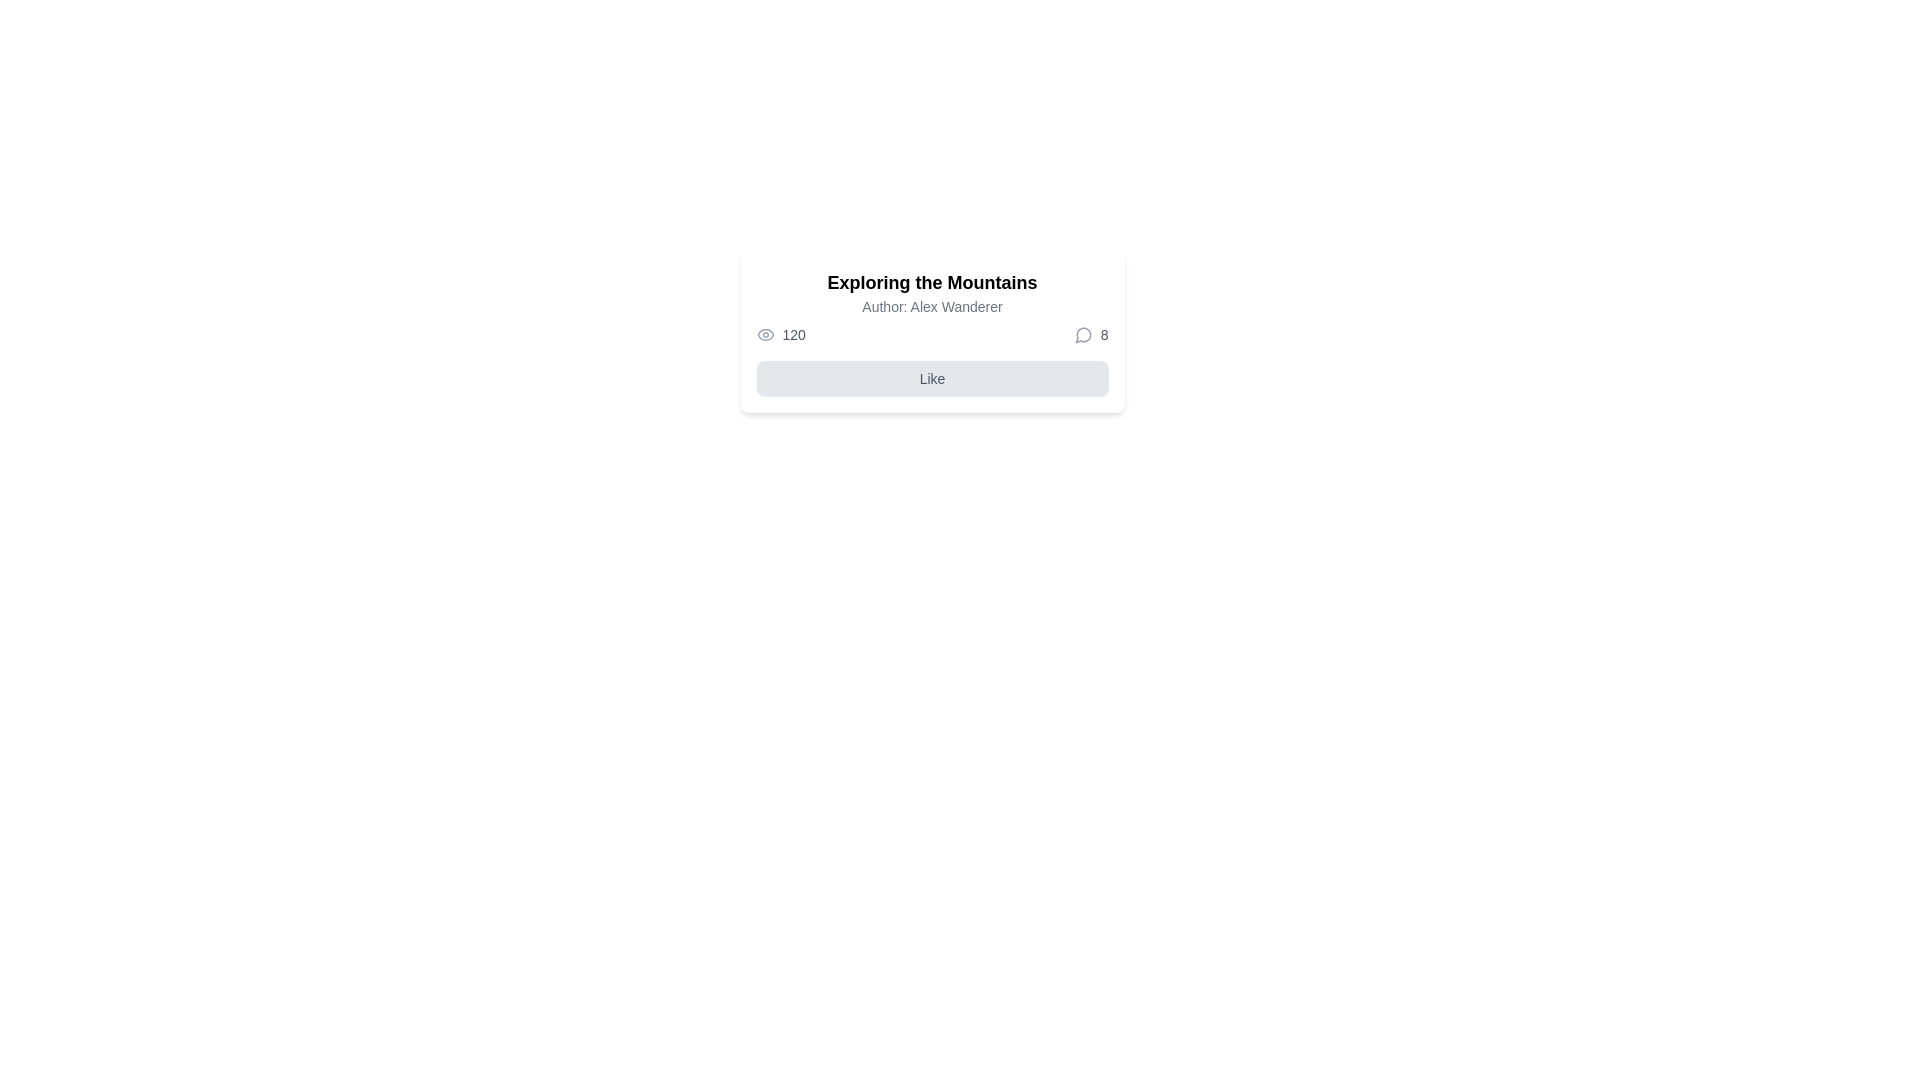 Image resolution: width=1920 pixels, height=1080 pixels. What do you see at coordinates (931, 307) in the screenshot?
I see `the Text Label element displaying 'Author: Alex Wanderer', which is located below the heading 'Exploring the Mountains' and above the engagement metrics and 'Like' button` at bounding box center [931, 307].